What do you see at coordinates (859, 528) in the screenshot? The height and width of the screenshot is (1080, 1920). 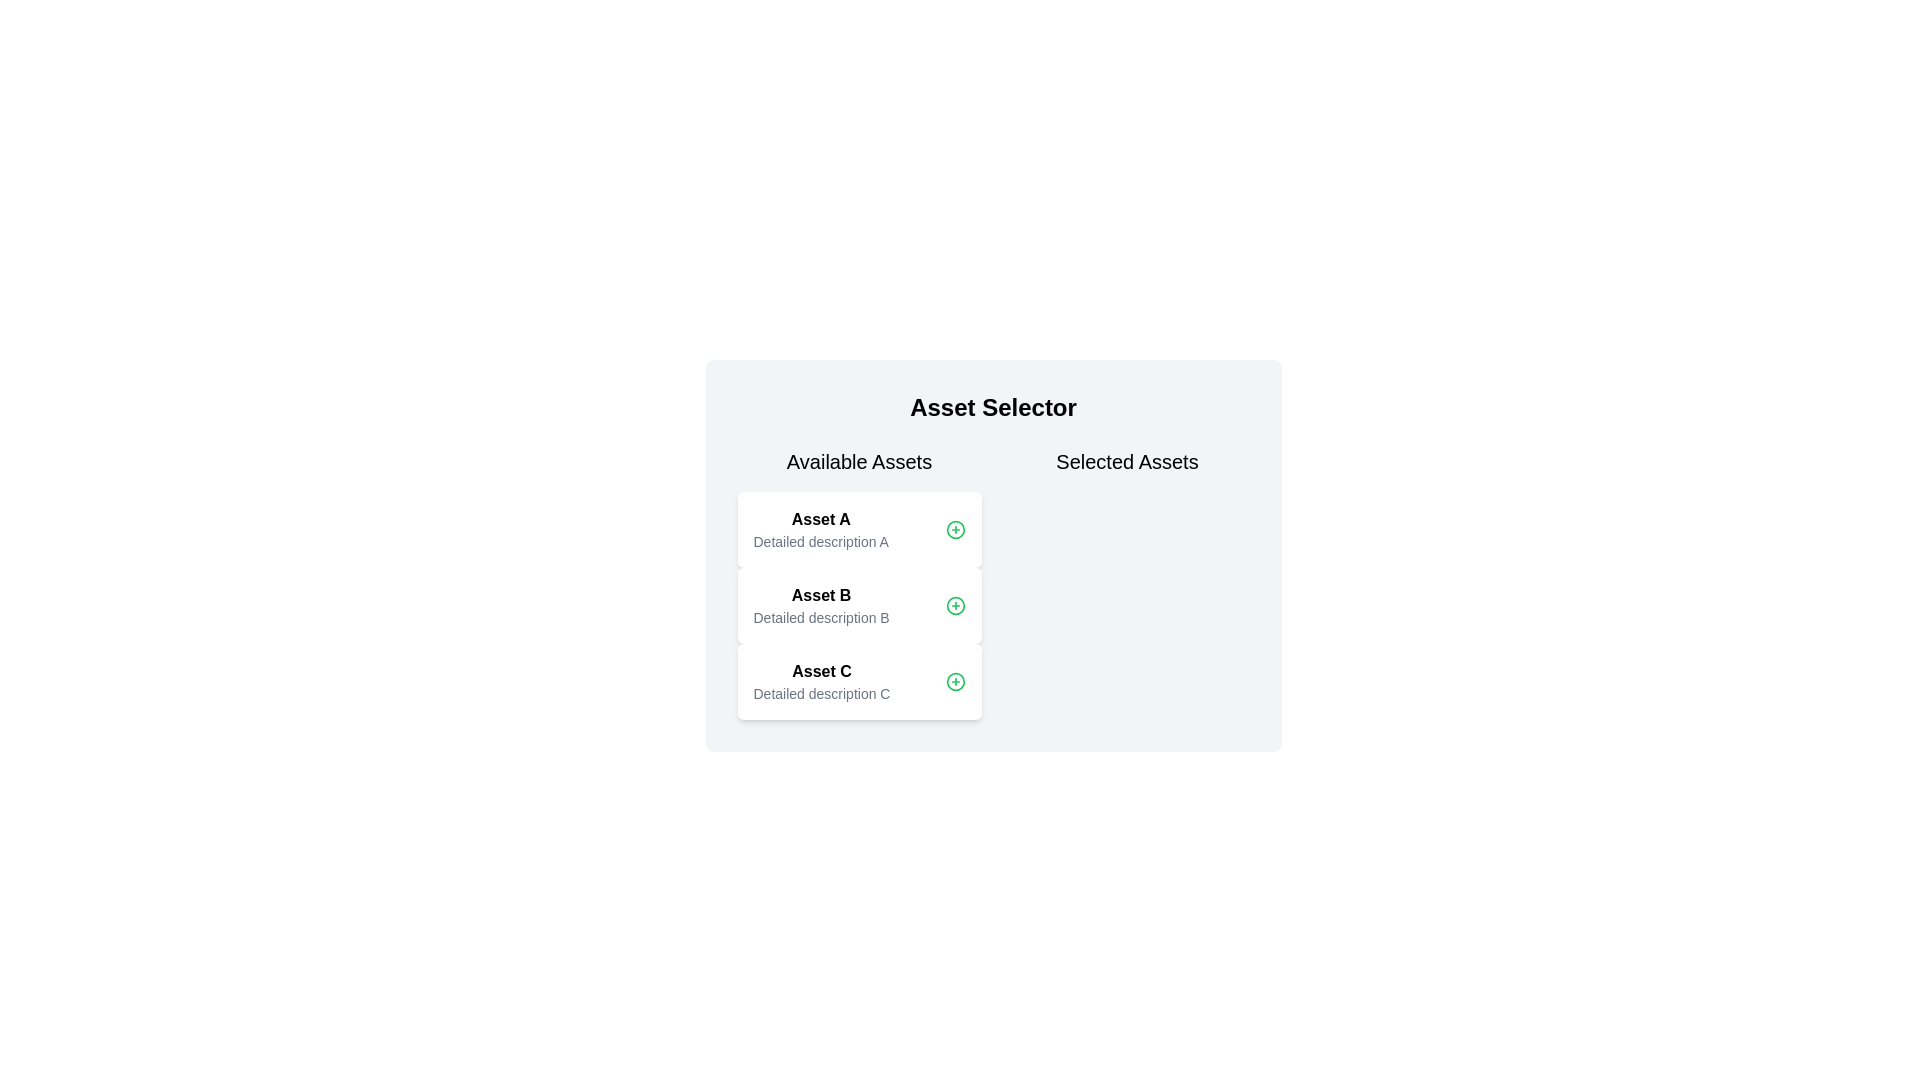 I see `text for detailed information about 'Asset A' by clicking on the first button in the 'Available Assets' section` at bounding box center [859, 528].